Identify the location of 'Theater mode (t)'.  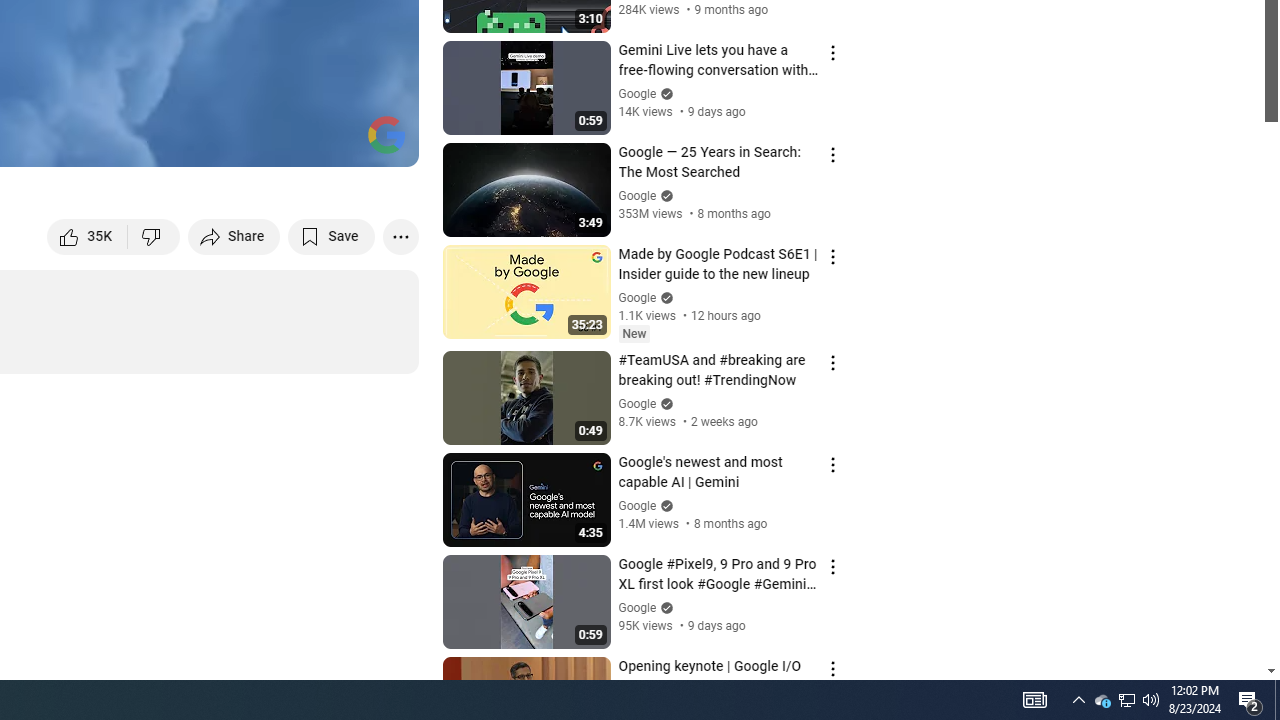
(334, 141).